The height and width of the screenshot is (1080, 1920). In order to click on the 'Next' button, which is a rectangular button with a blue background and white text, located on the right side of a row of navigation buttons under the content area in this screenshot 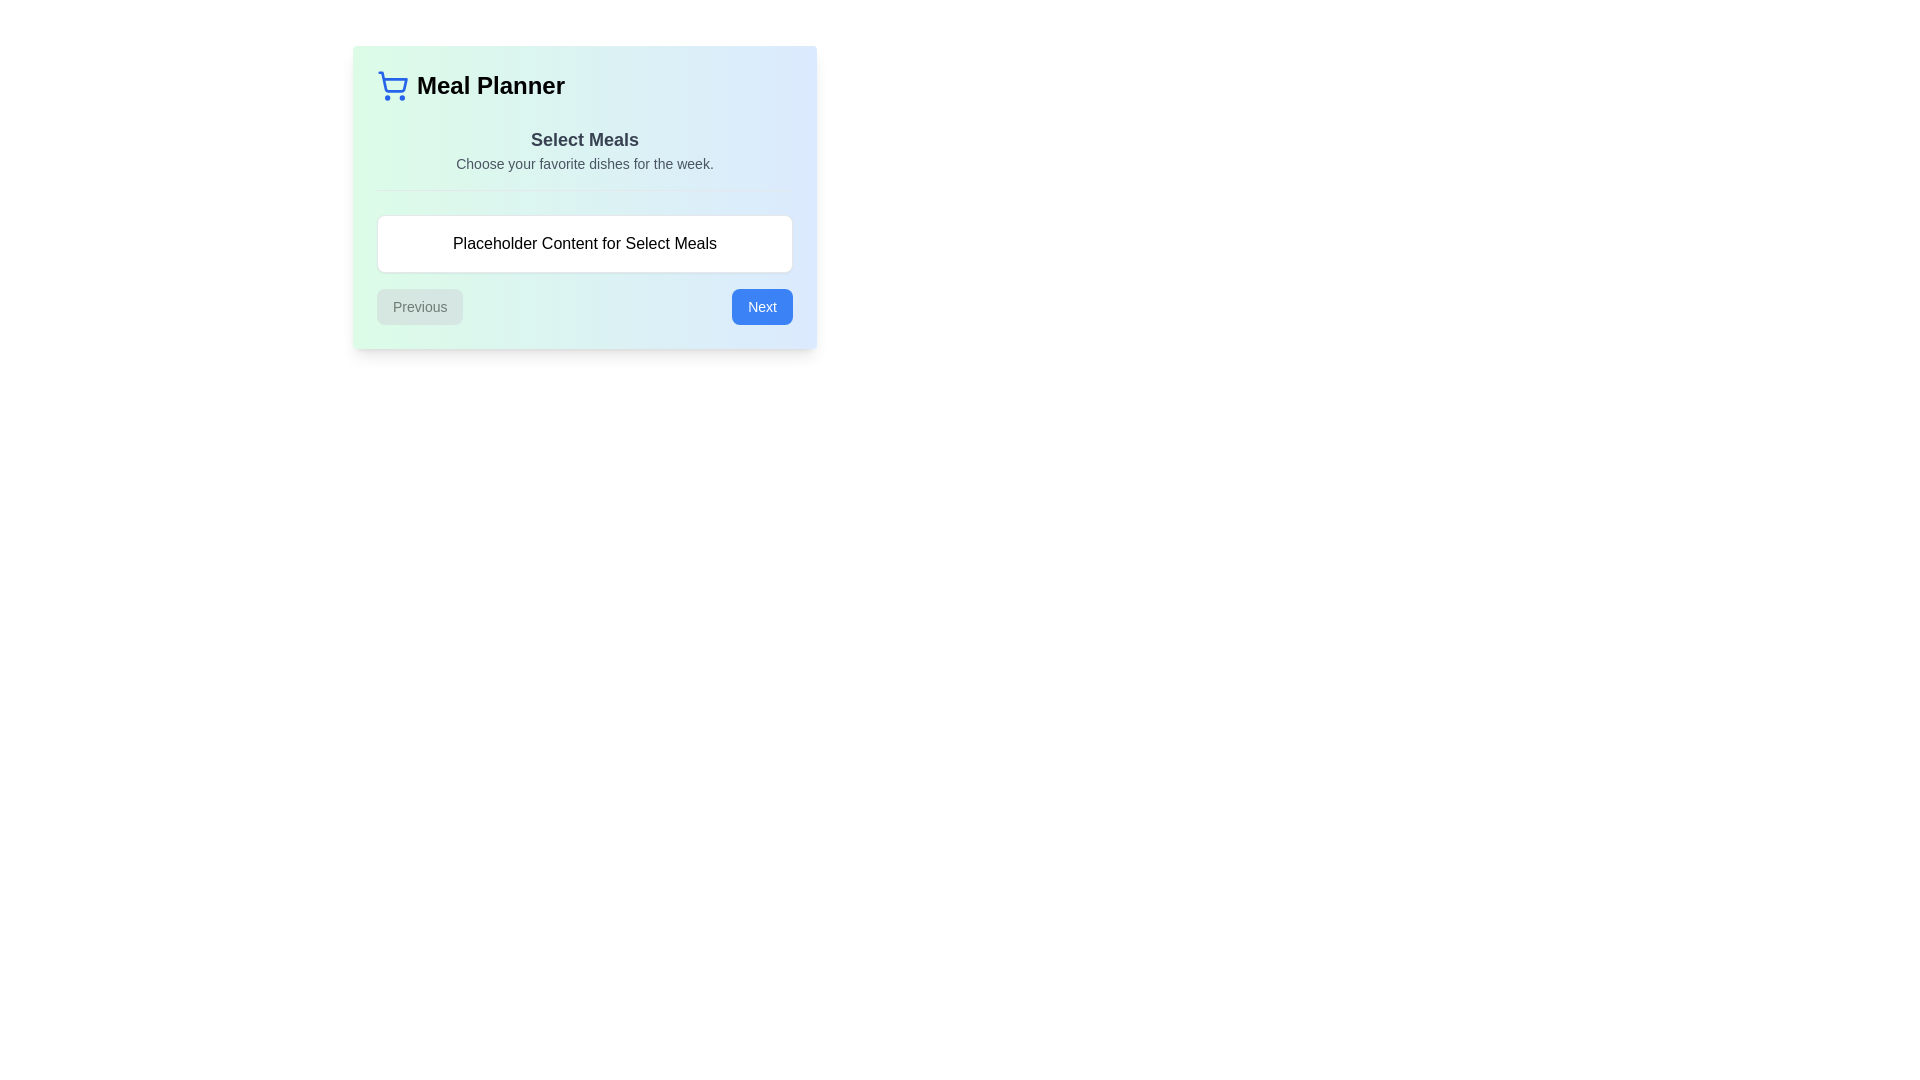, I will do `click(761, 307)`.